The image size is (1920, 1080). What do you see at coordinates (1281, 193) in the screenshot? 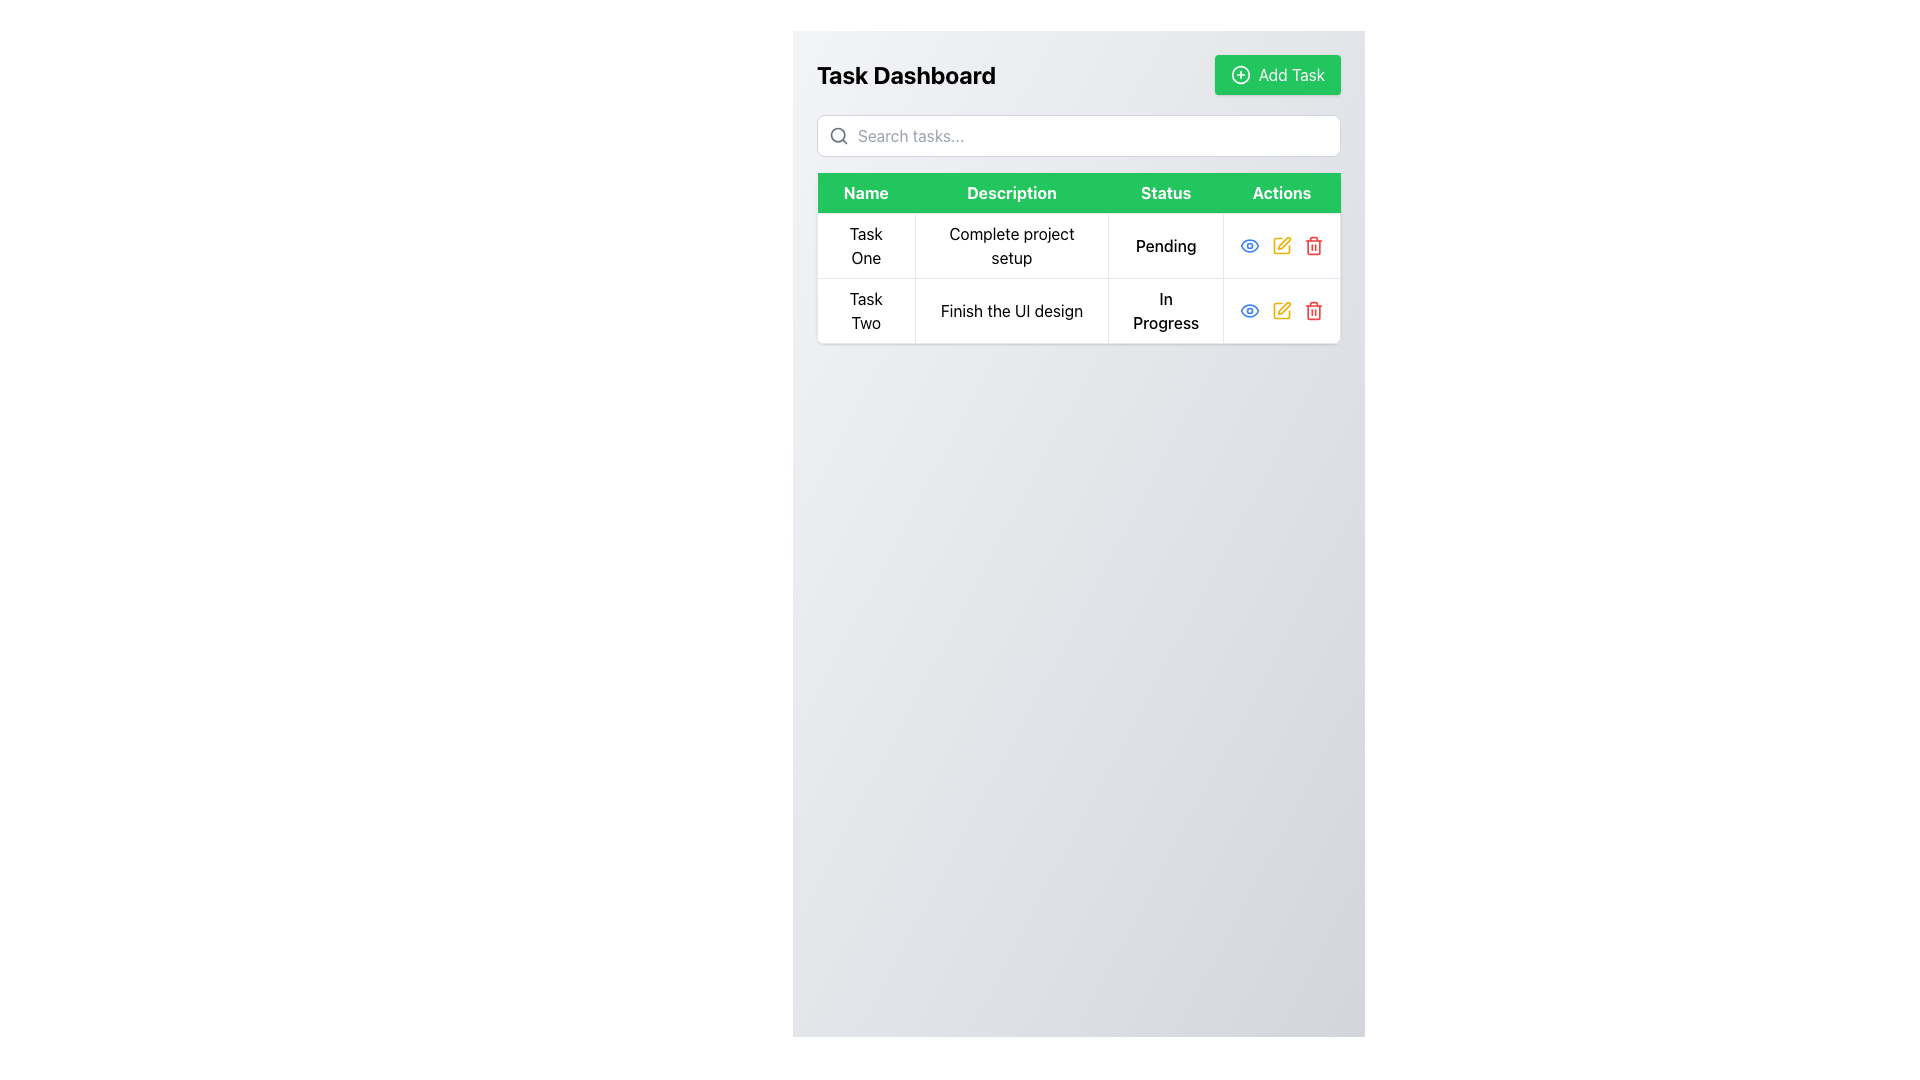
I see `the green rectangular button labeled 'Actions', which is the last column header in the table structure, positioned to the right of the 'Status' header` at bounding box center [1281, 193].